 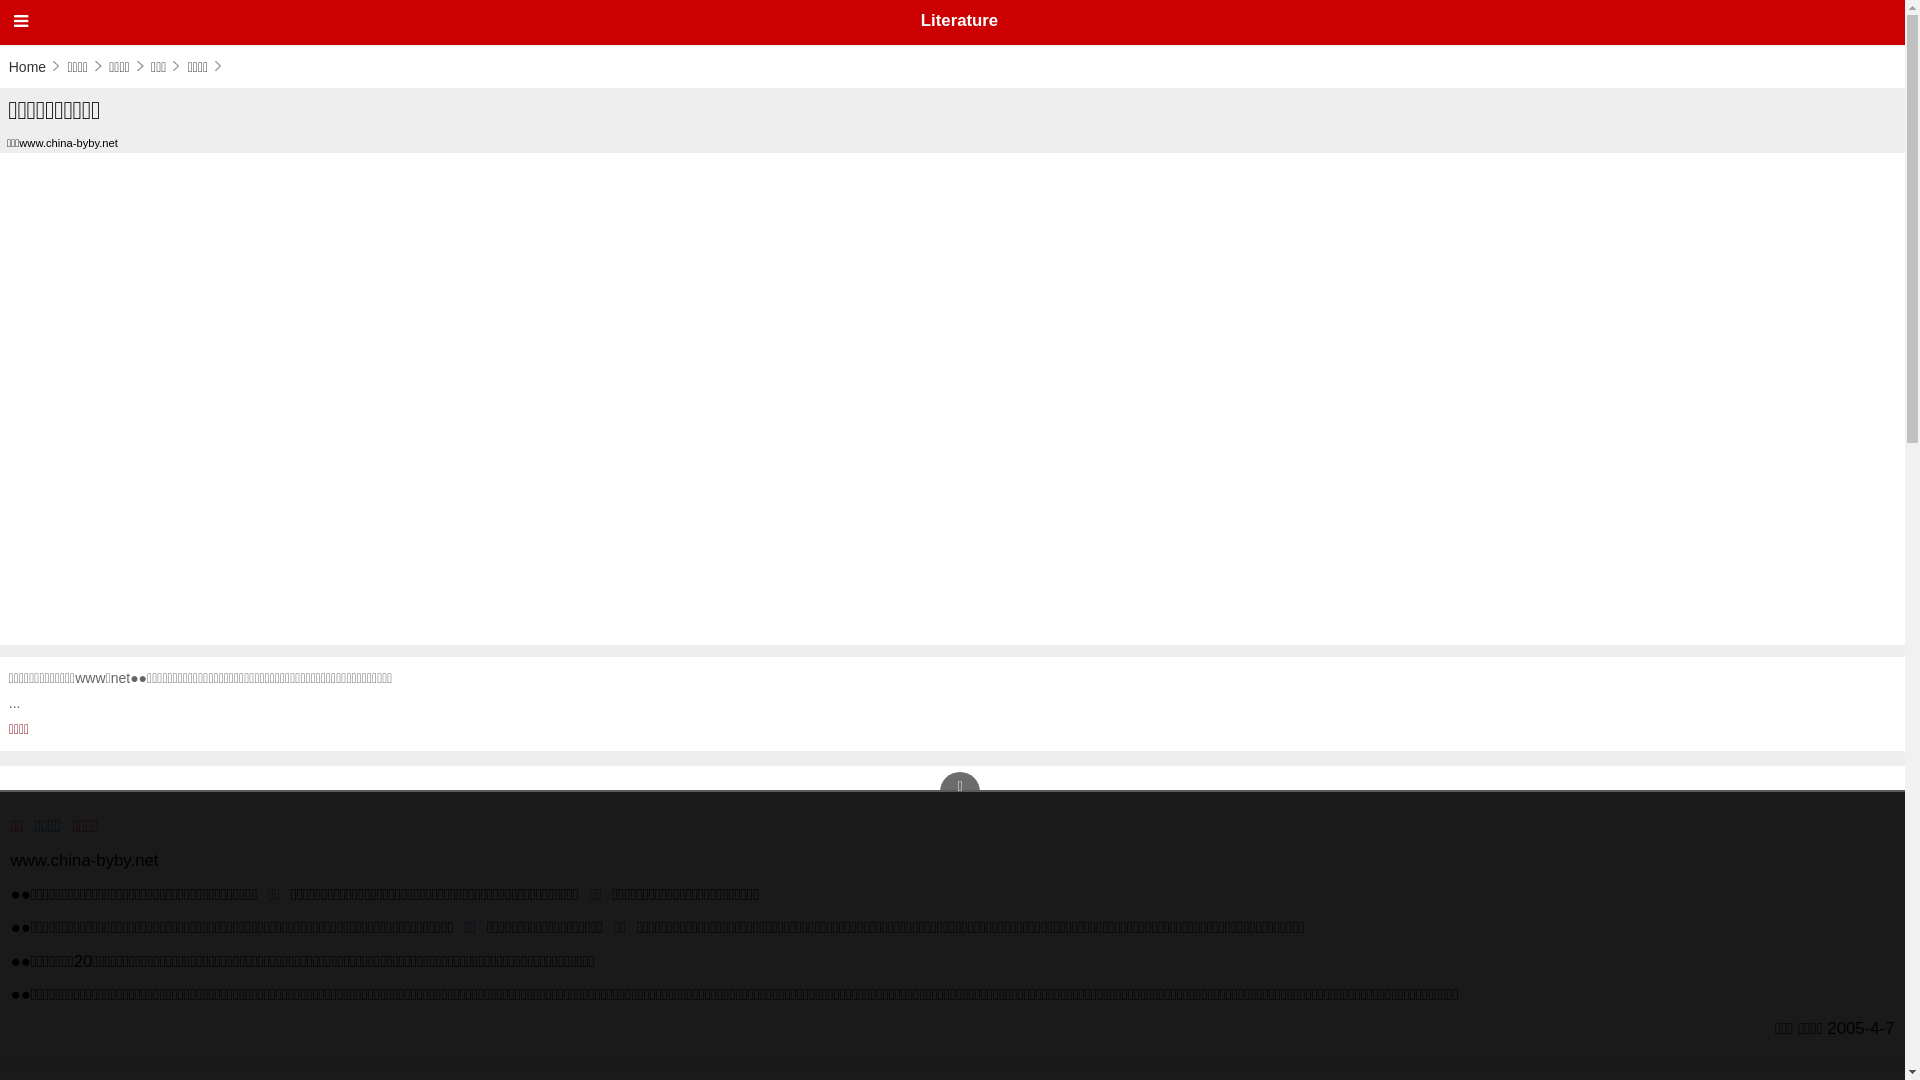 What do you see at coordinates (35, 65) in the screenshot?
I see `'Home'` at bounding box center [35, 65].